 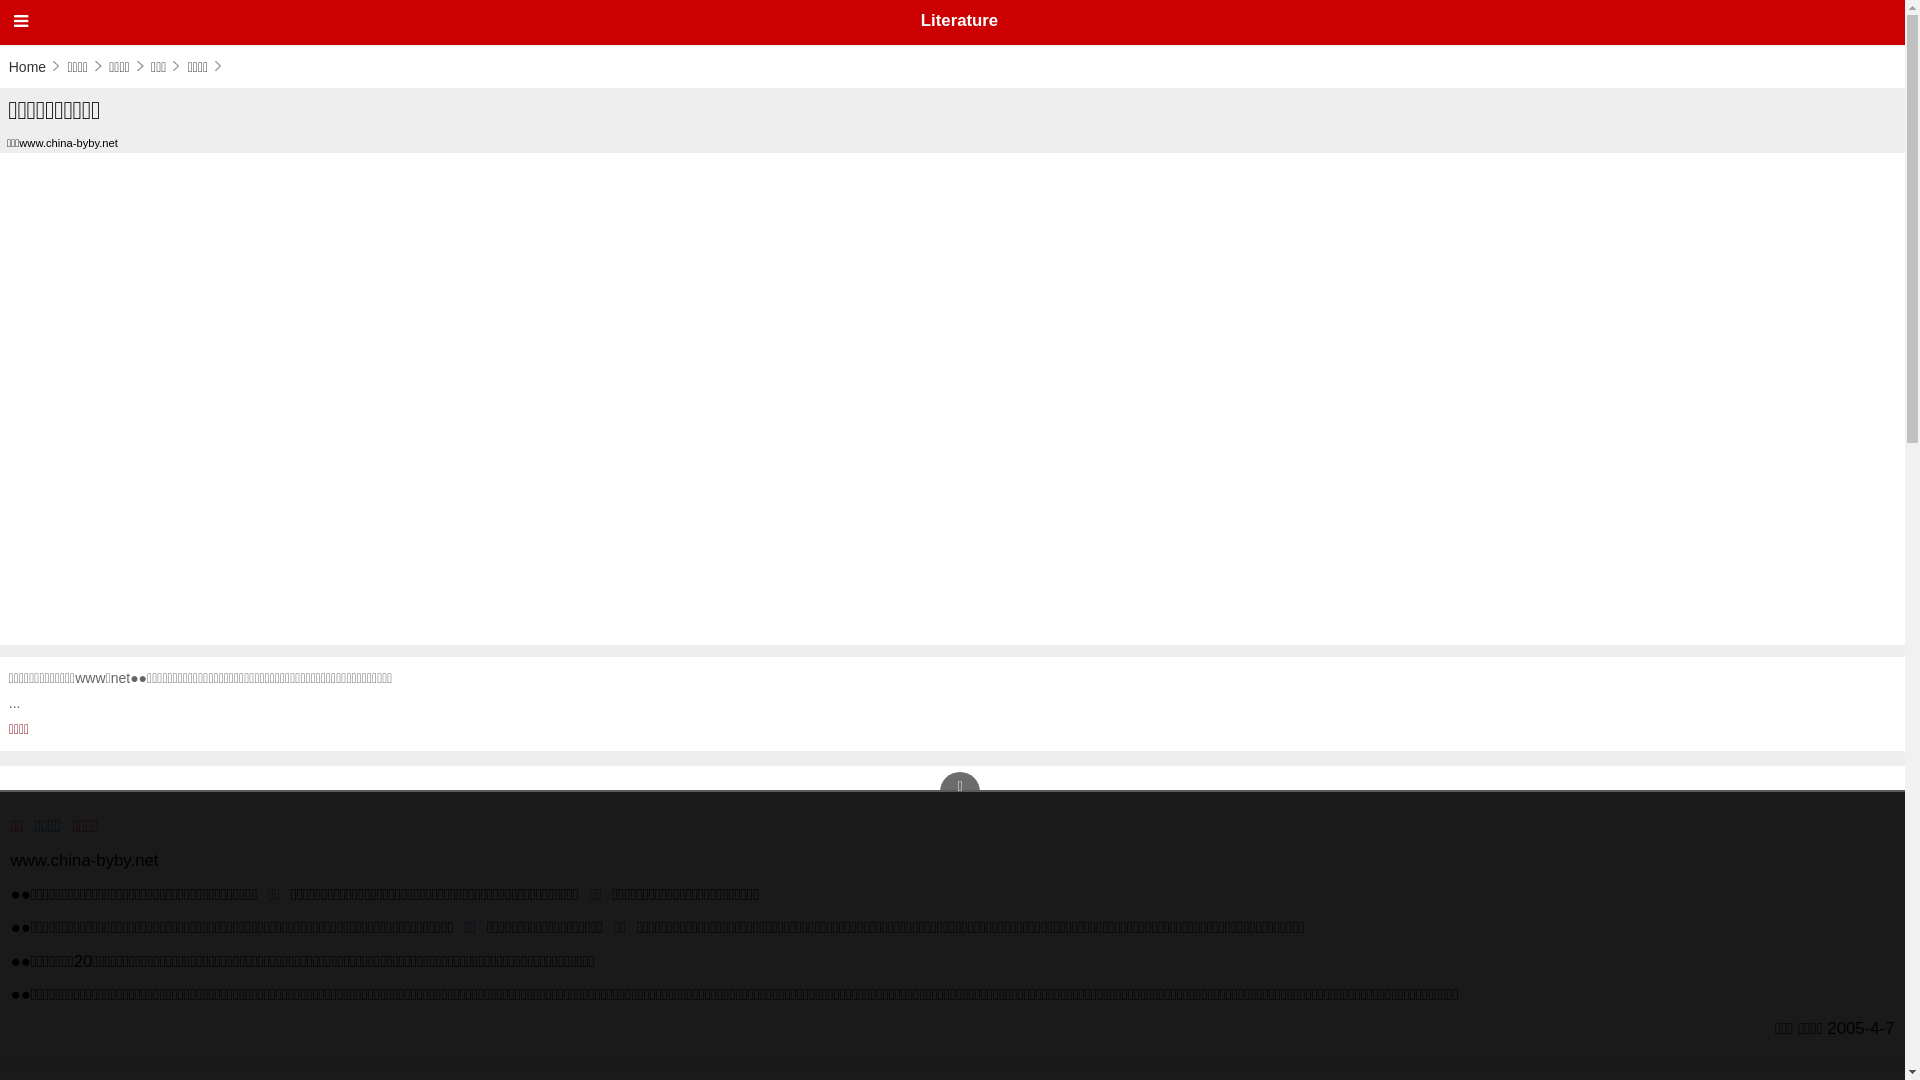 What do you see at coordinates (35, 65) in the screenshot?
I see `'Home'` at bounding box center [35, 65].